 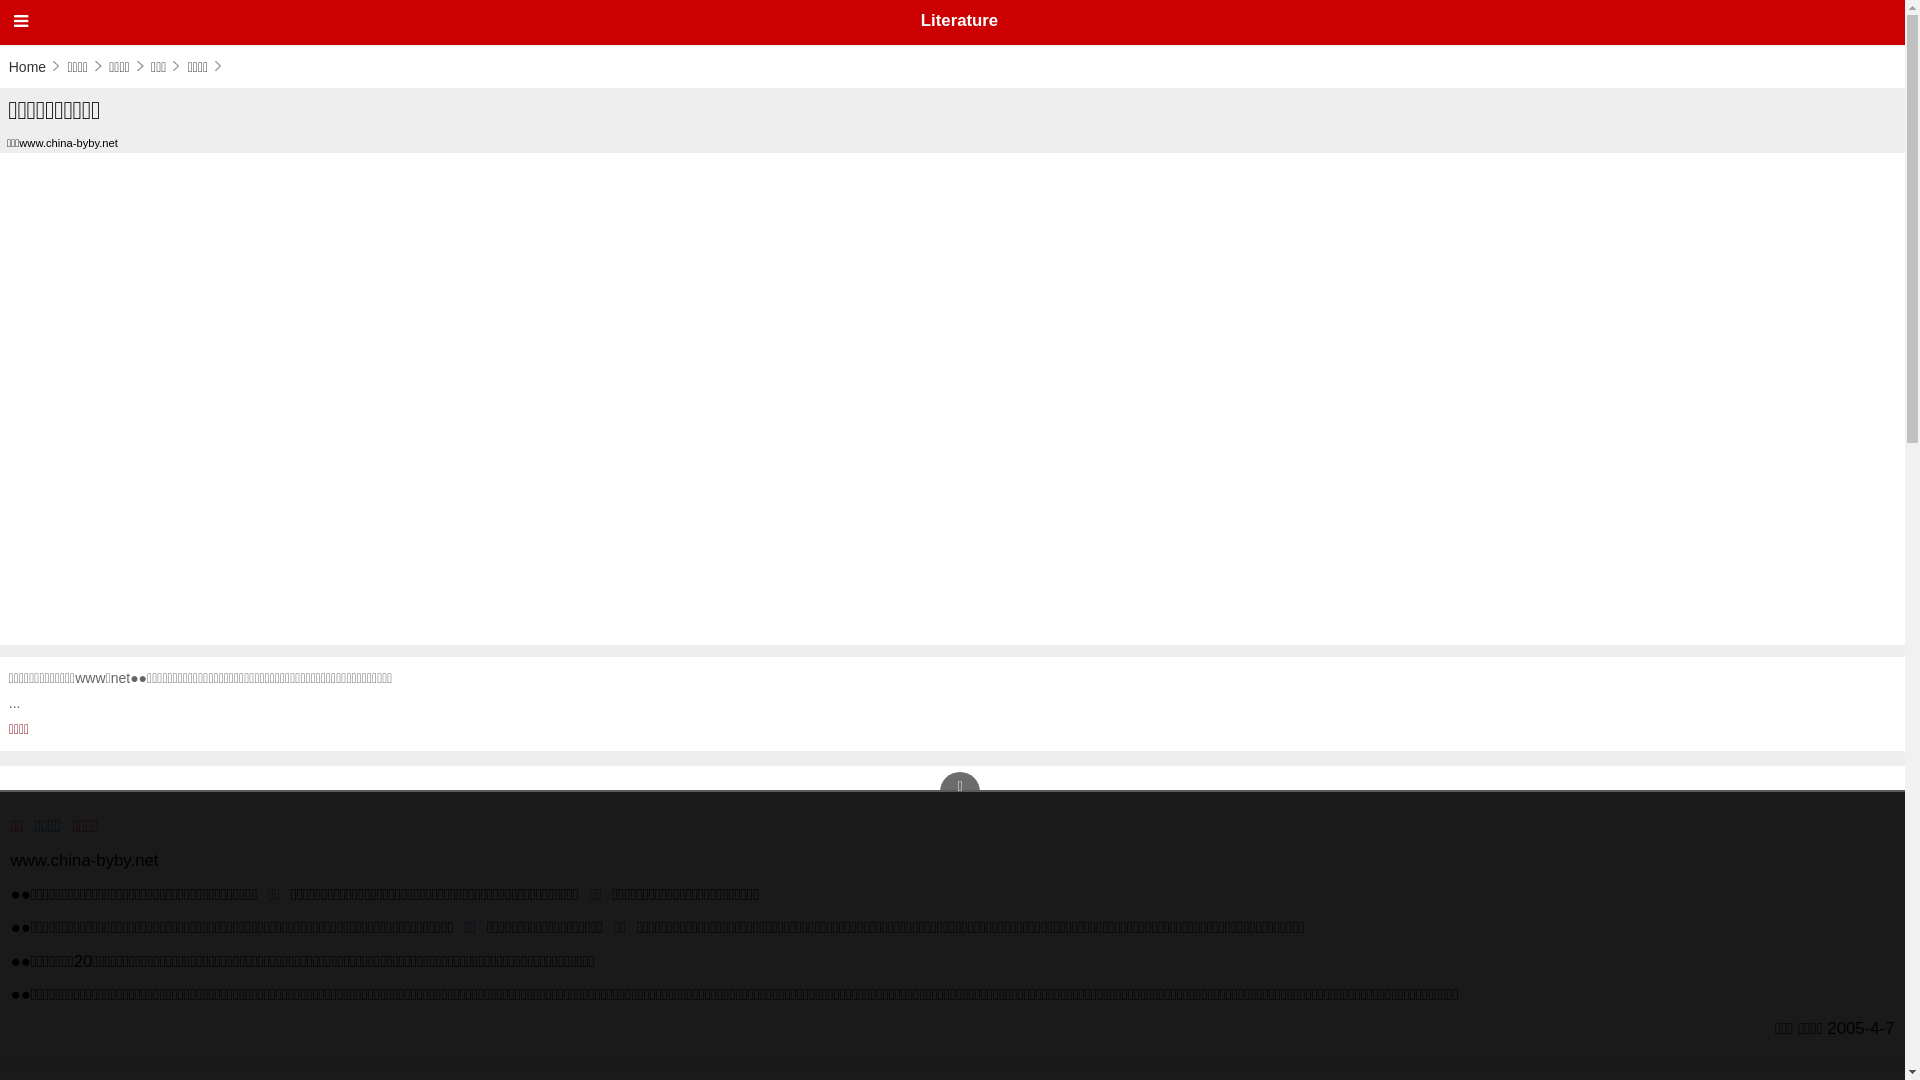 What do you see at coordinates (35, 65) in the screenshot?
I see `'Home'` at bounding box center [35, 65].